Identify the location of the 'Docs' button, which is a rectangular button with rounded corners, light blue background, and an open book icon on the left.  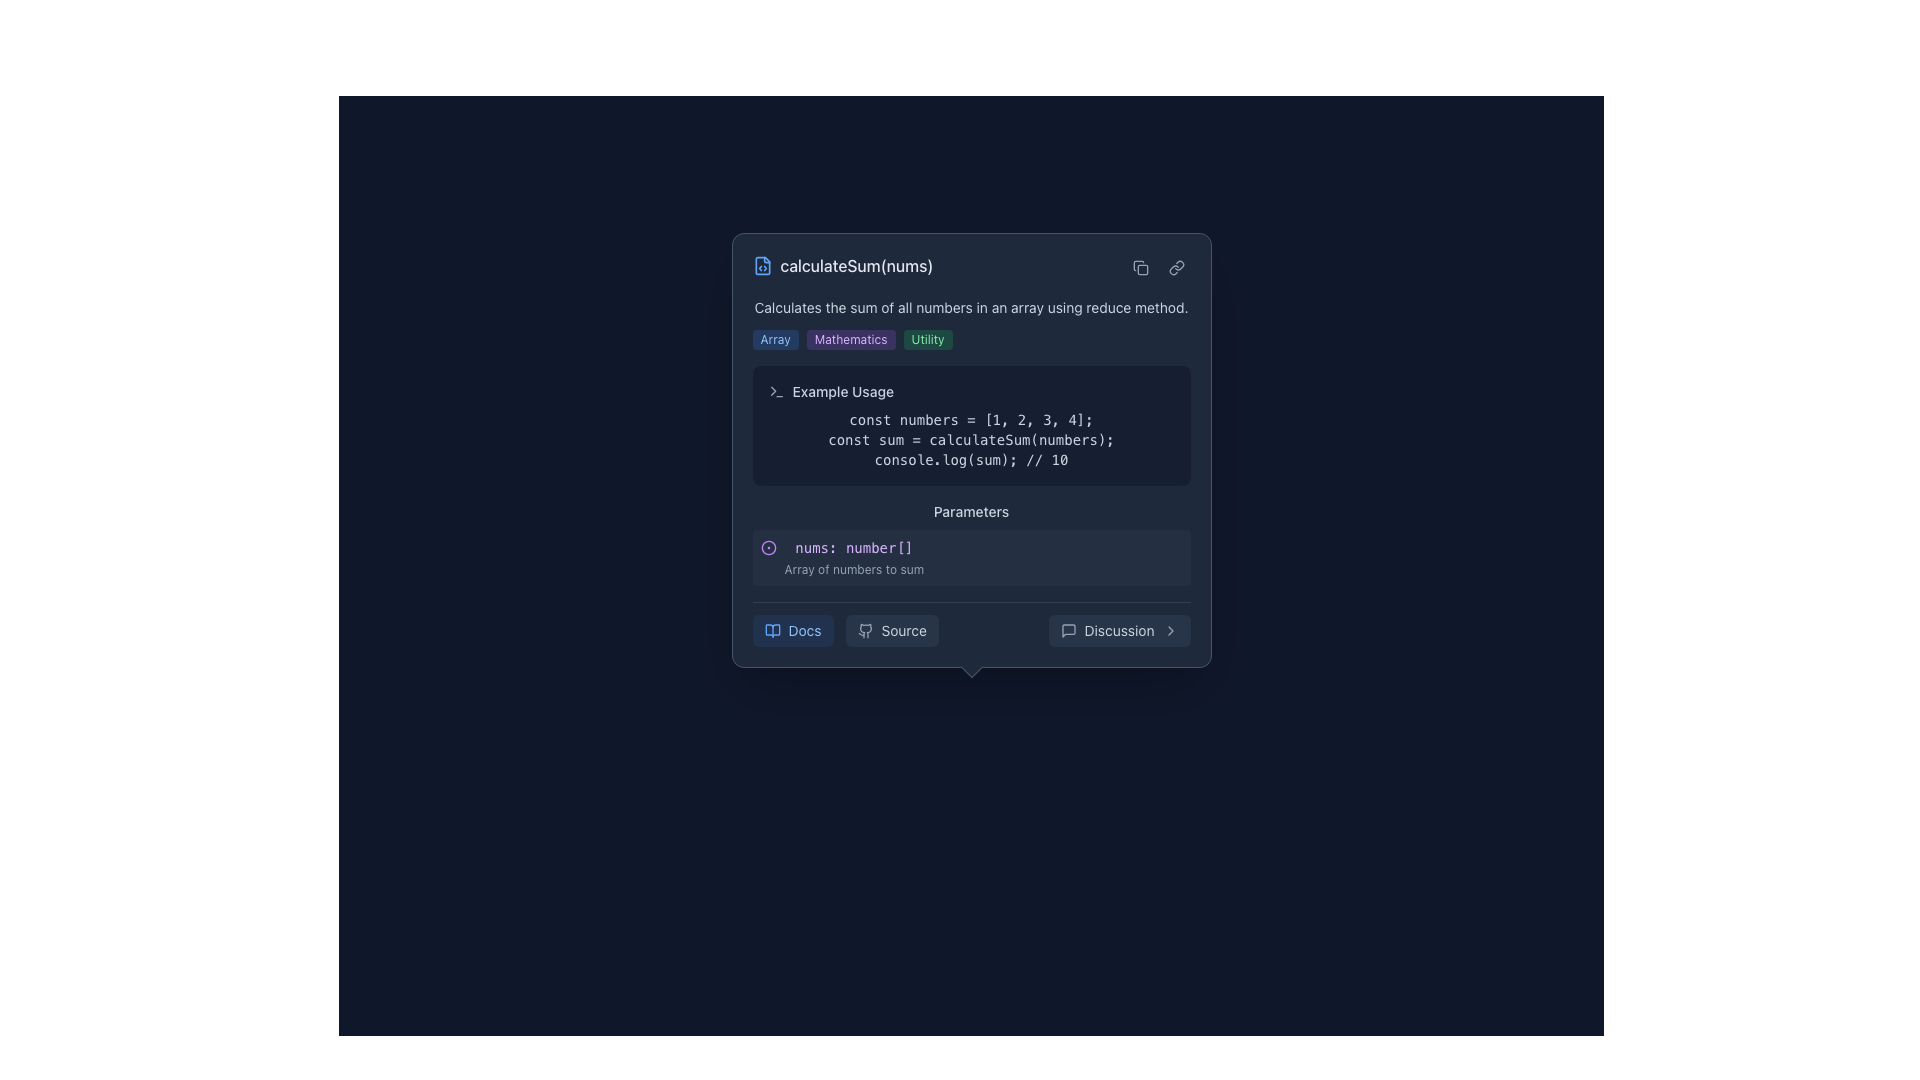
(791, 631).